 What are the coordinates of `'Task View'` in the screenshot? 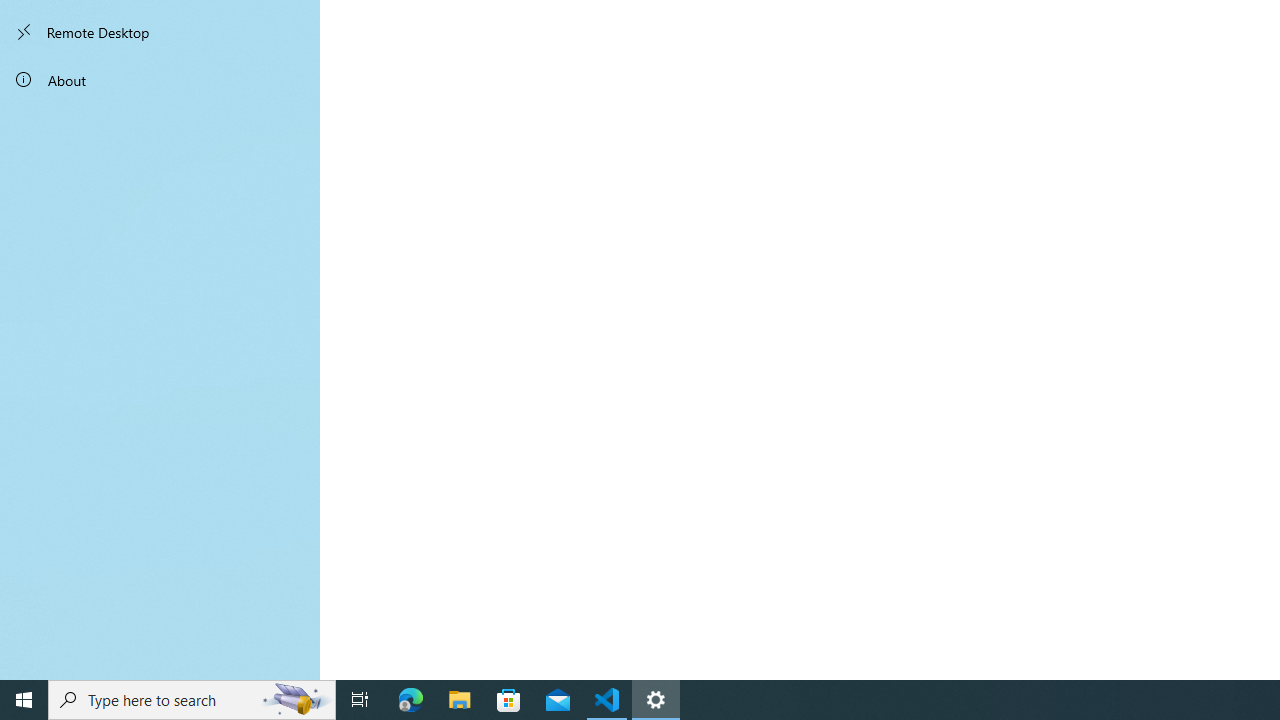 It's located at (359, 698).